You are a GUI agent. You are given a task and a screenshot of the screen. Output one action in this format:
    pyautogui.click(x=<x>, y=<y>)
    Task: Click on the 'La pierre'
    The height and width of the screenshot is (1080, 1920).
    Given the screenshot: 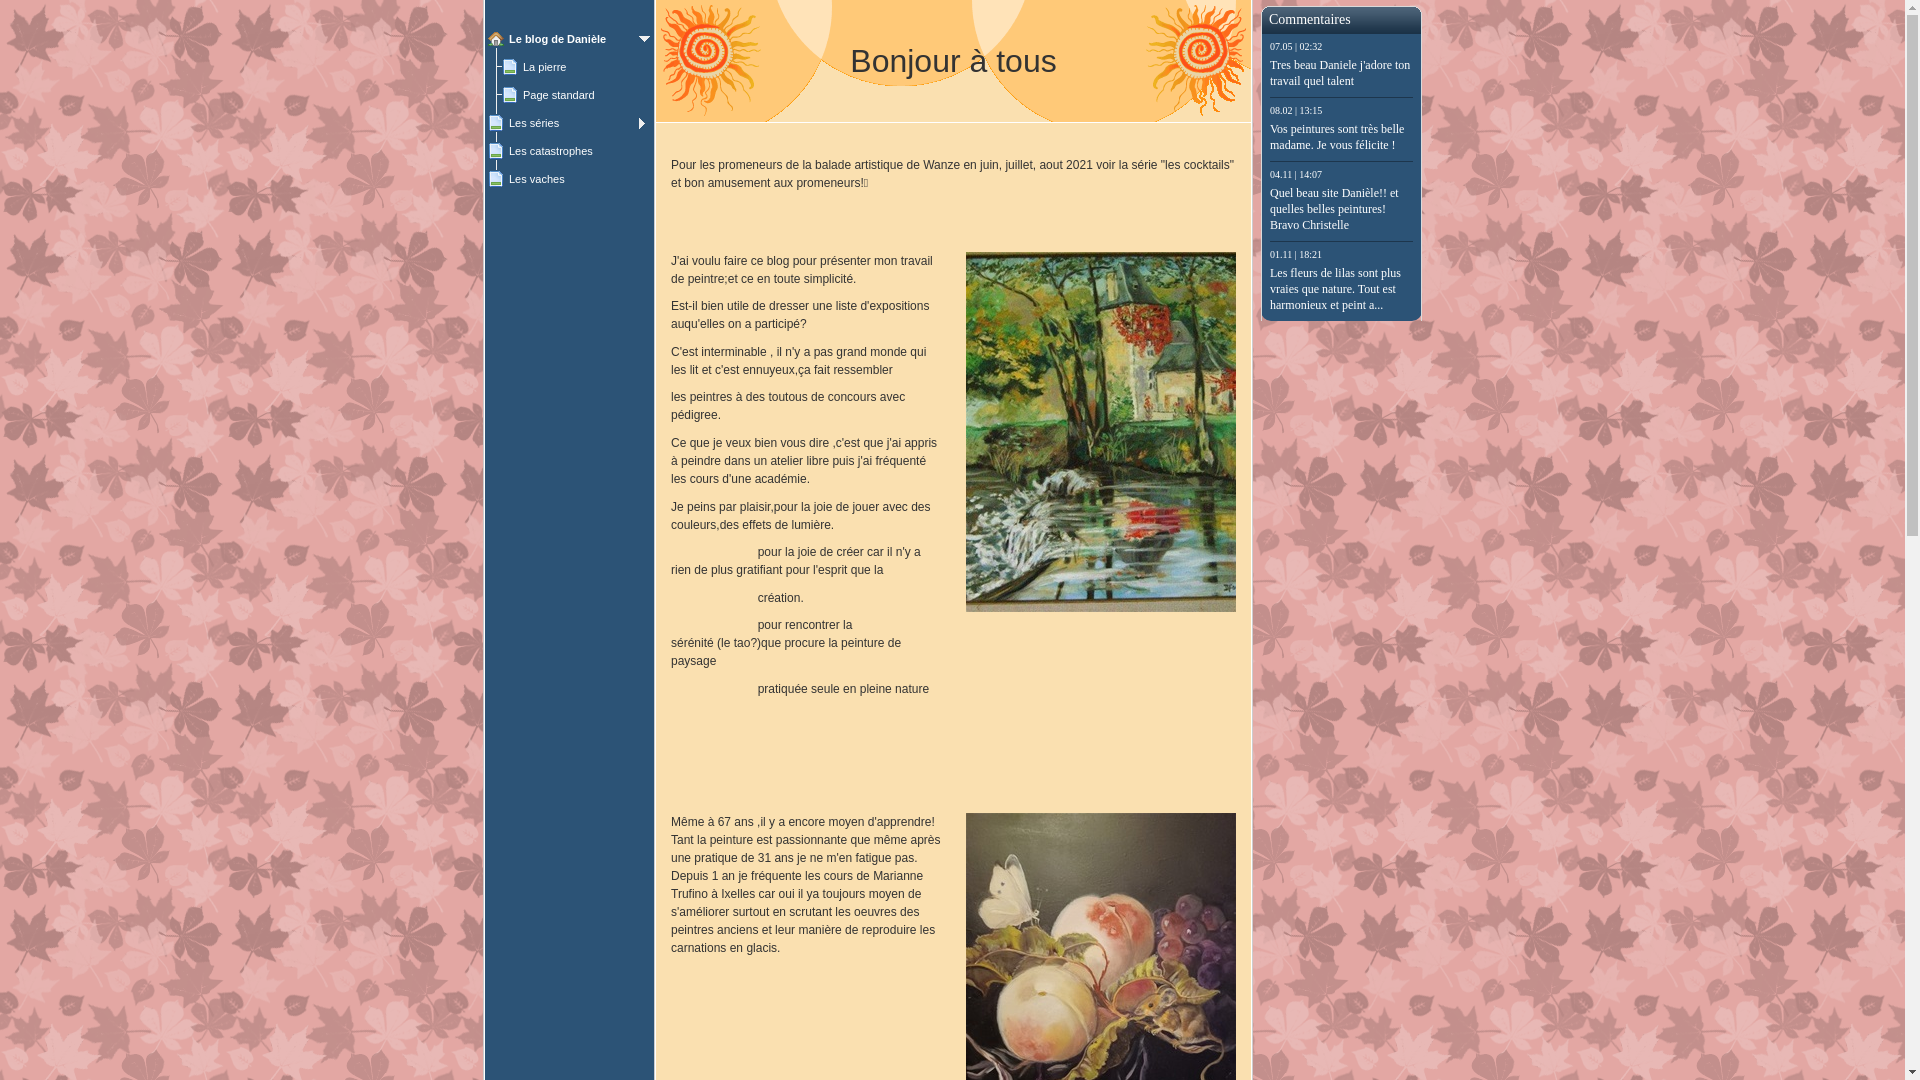 What is the action you would take?
    pyautogui.click(x=575, y=65)
    